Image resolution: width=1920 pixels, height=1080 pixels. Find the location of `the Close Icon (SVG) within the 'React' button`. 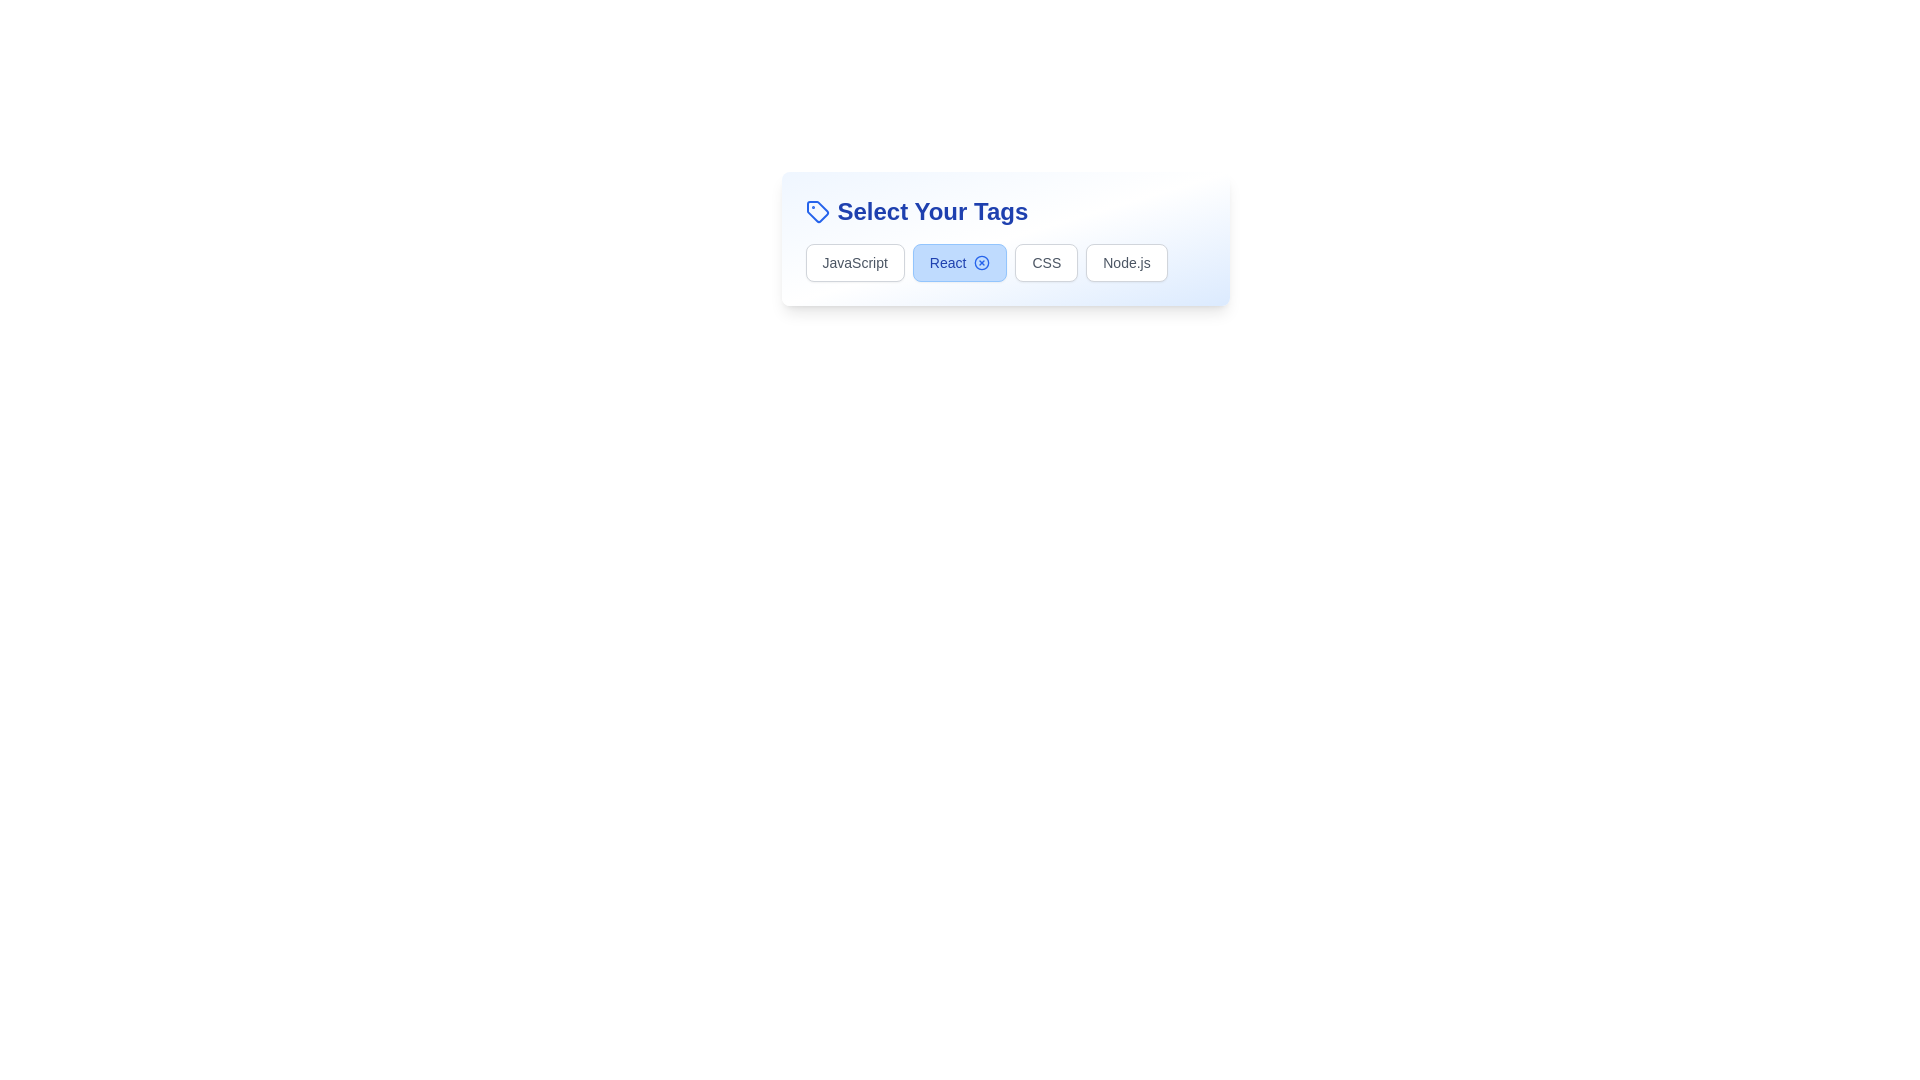

the Close Icon (SVG) within the 'React' button is located at coordinates (982, 261).